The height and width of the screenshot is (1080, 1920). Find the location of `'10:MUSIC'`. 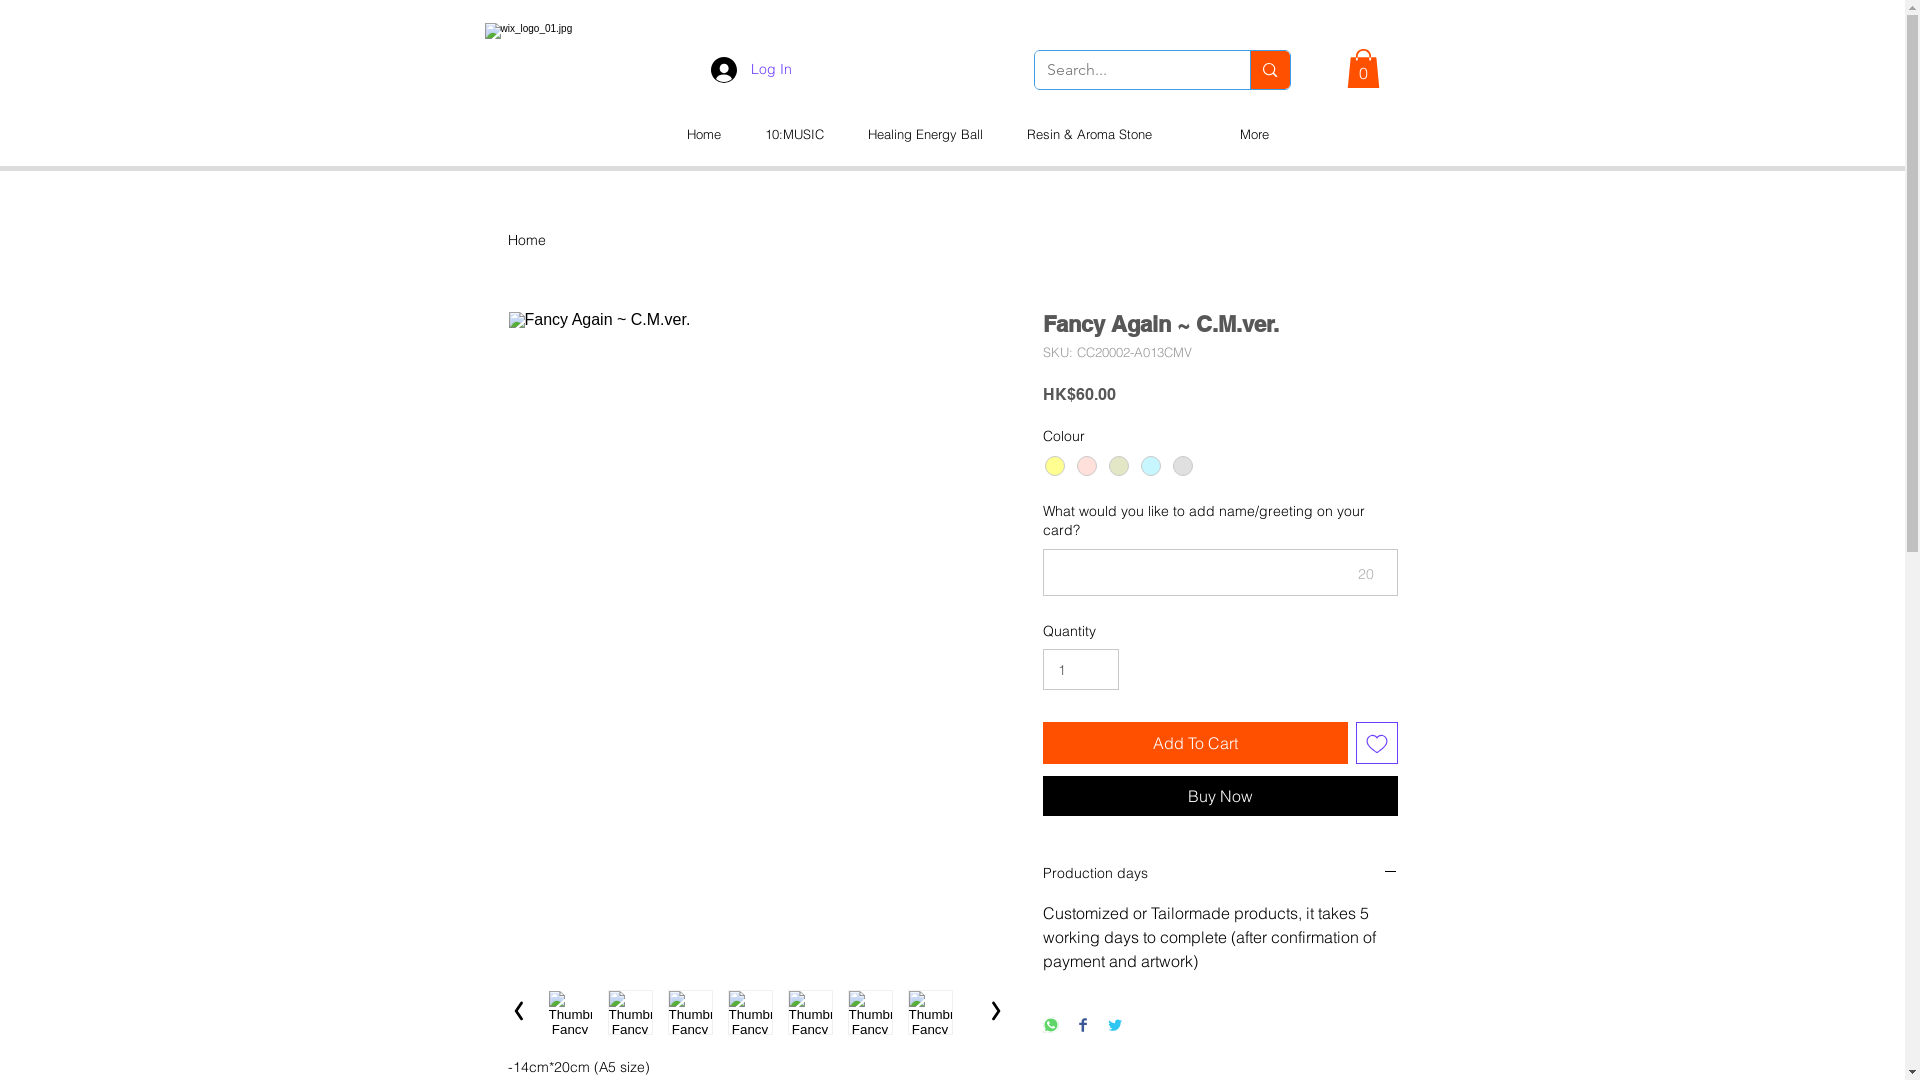

'10:MUSIC' is located at coordinates (741, 134).